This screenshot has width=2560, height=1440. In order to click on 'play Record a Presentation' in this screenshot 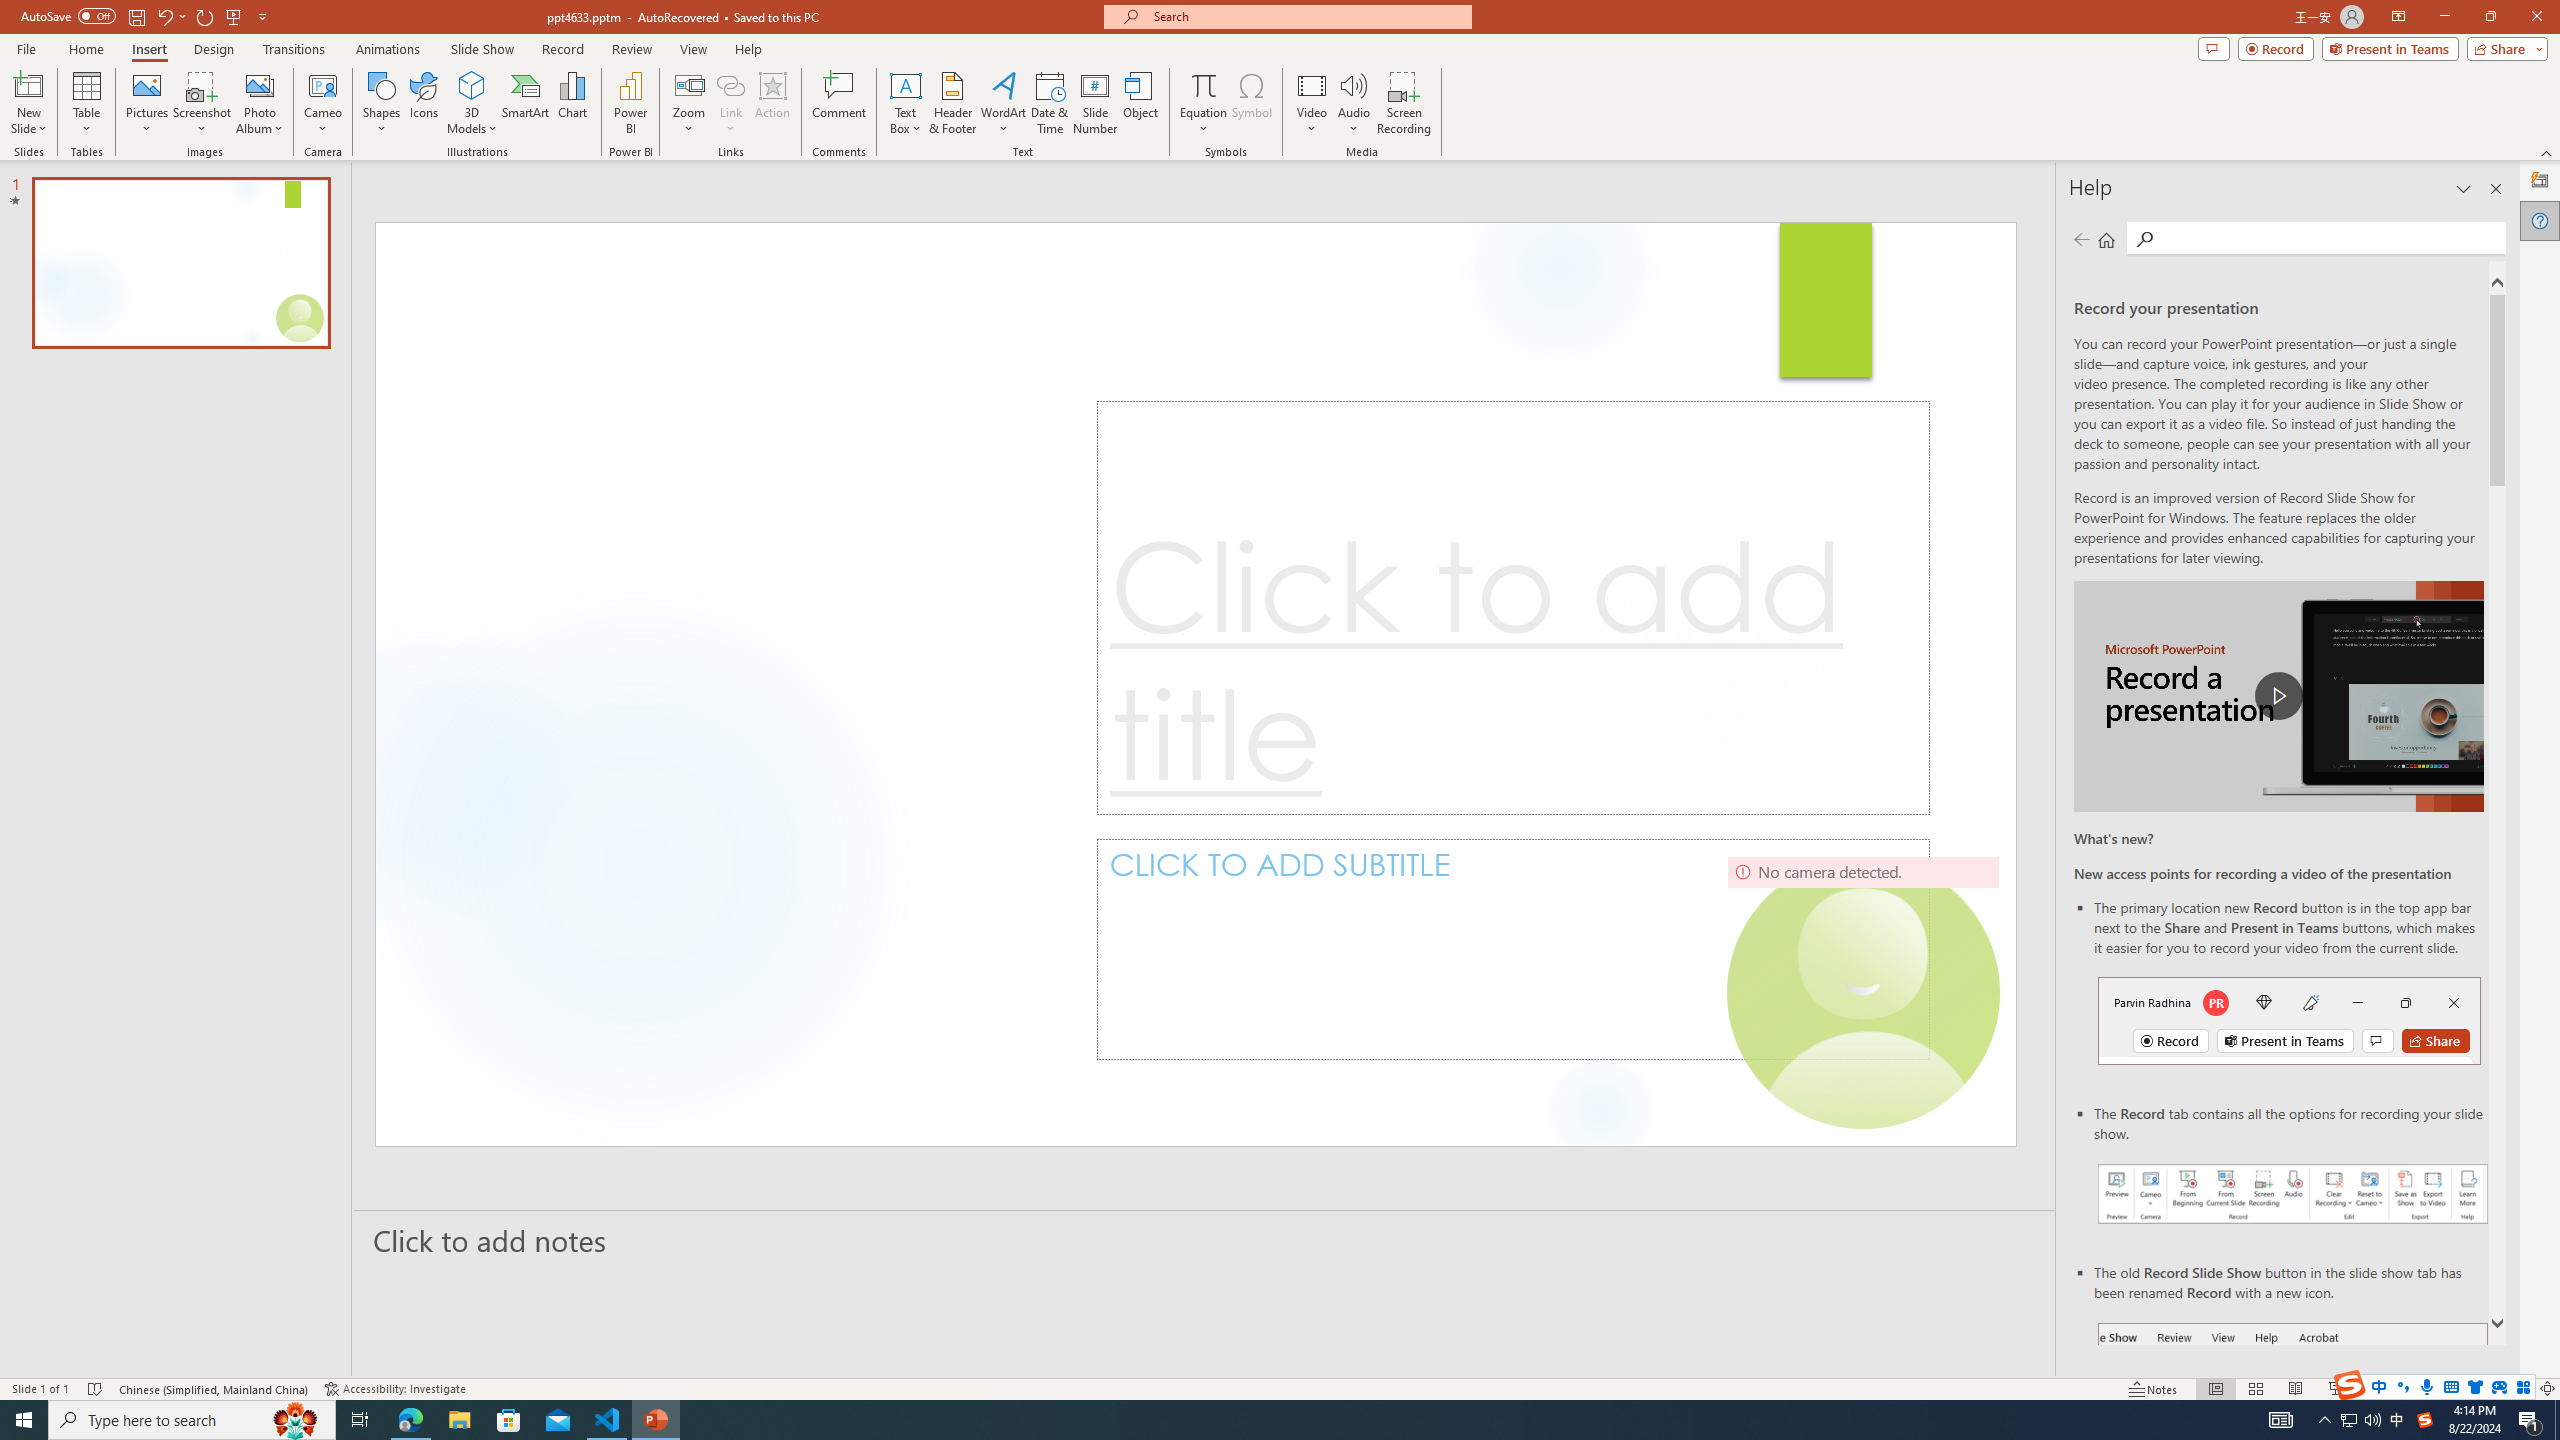, I will do `click(2278, 696)`.